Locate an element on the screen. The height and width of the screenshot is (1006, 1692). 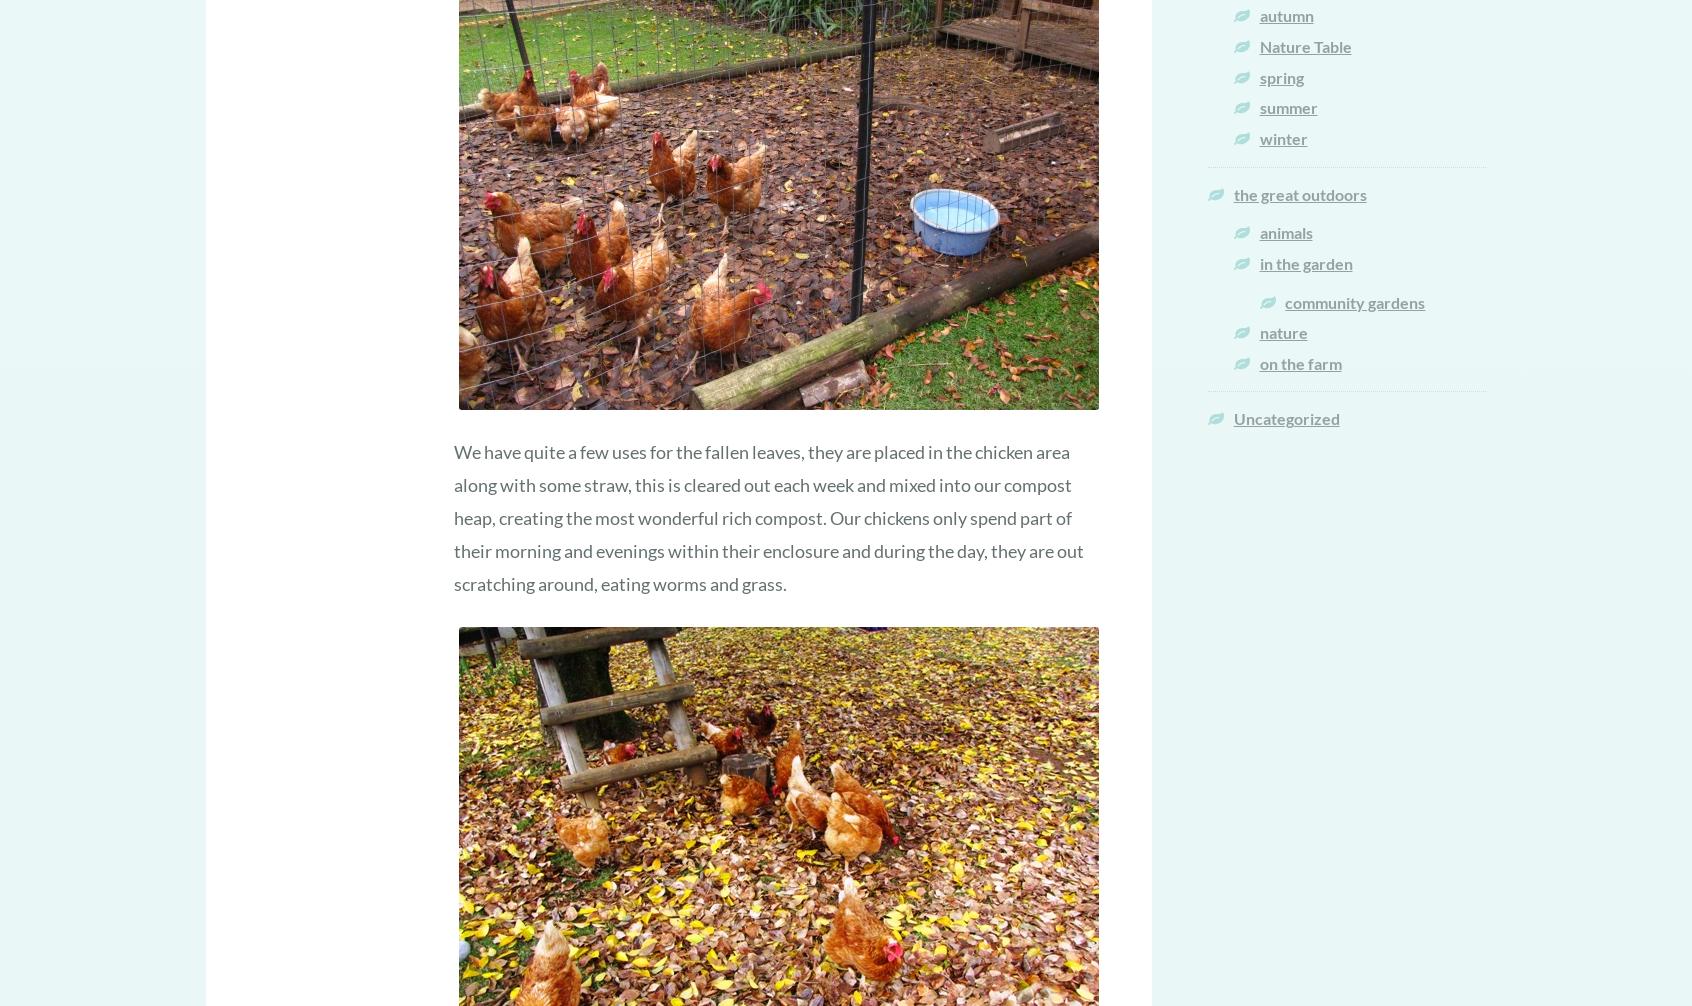
'in the garden' is located at coordinates (1304, 261).